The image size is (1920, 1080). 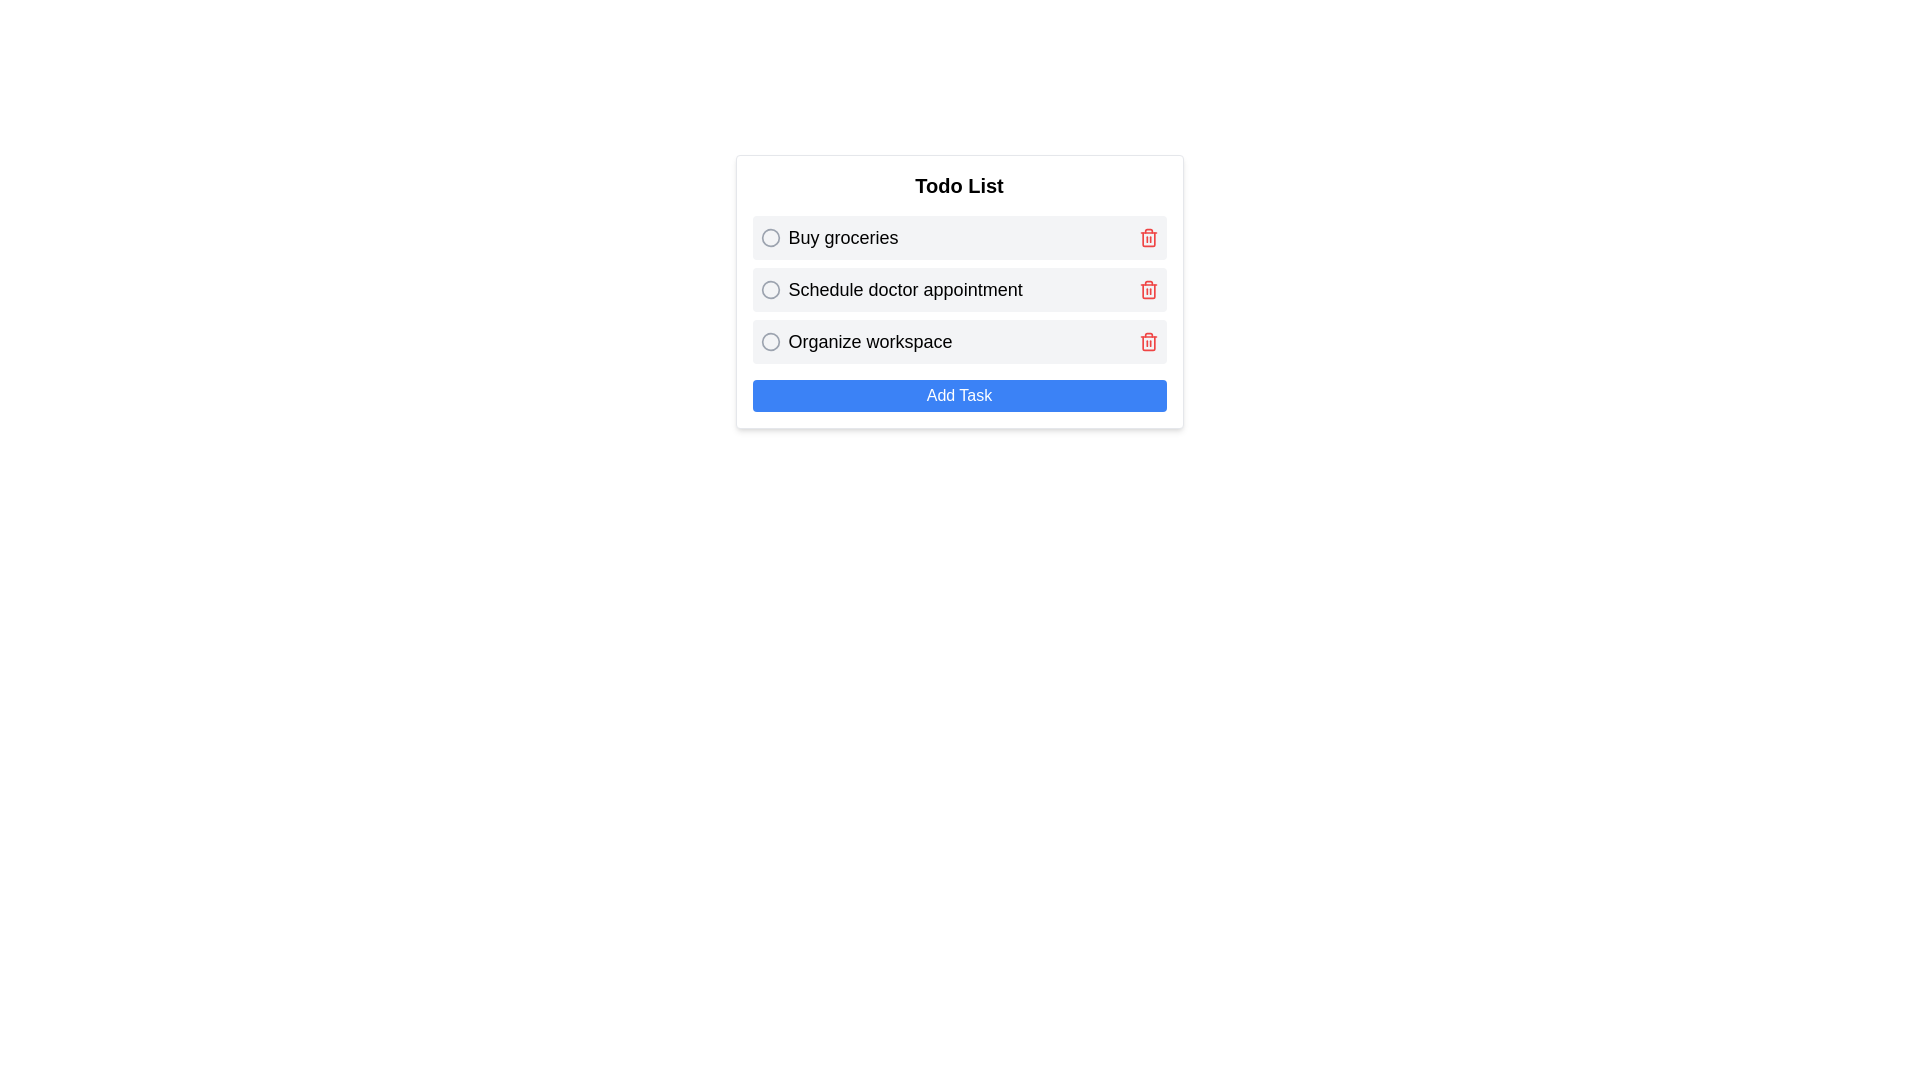 What do you see at coordinates (829, 237) in the screenshot?
I see `the text 'Buy groceries' in the first list item of the 'Todo List'` at bounding box center [829, 237].